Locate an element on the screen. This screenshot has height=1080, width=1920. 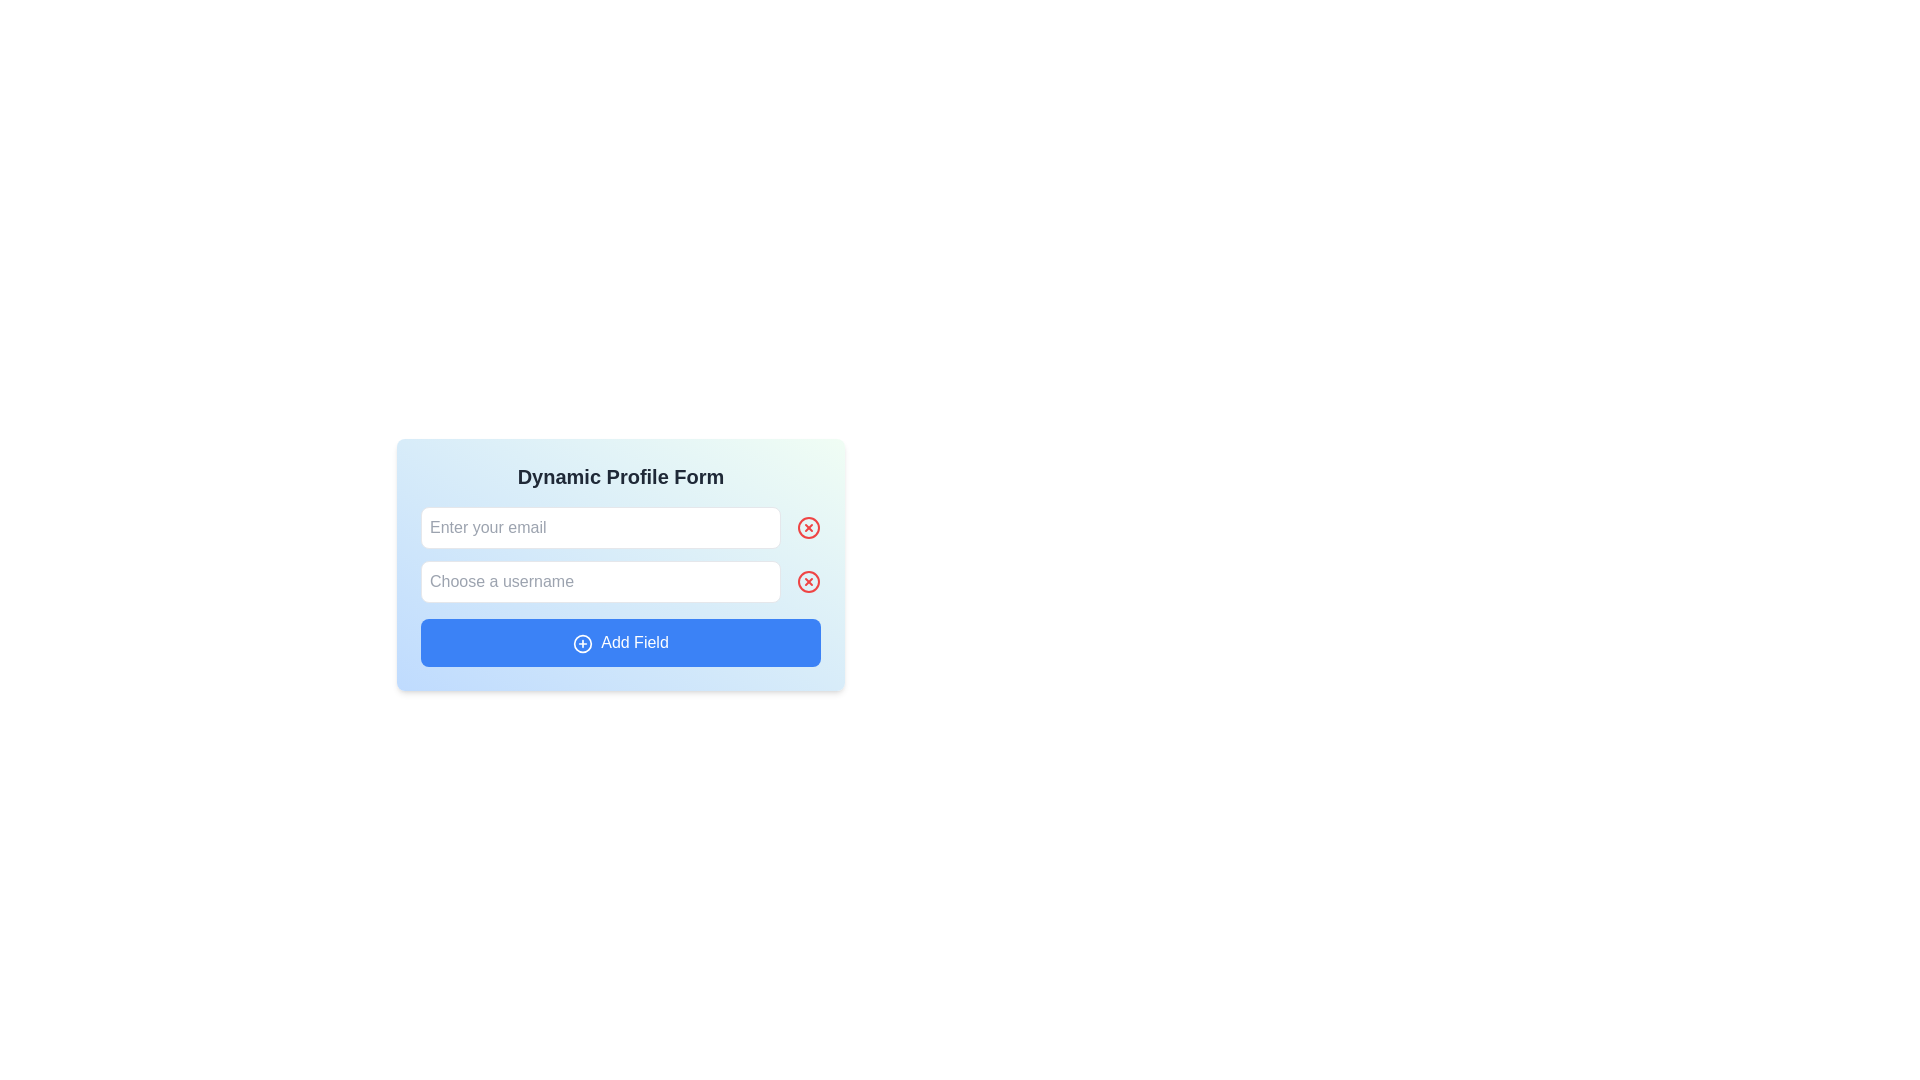
the delete button of the first email input panel in the dynamic profile form interface is located at coordinates (619, 527).